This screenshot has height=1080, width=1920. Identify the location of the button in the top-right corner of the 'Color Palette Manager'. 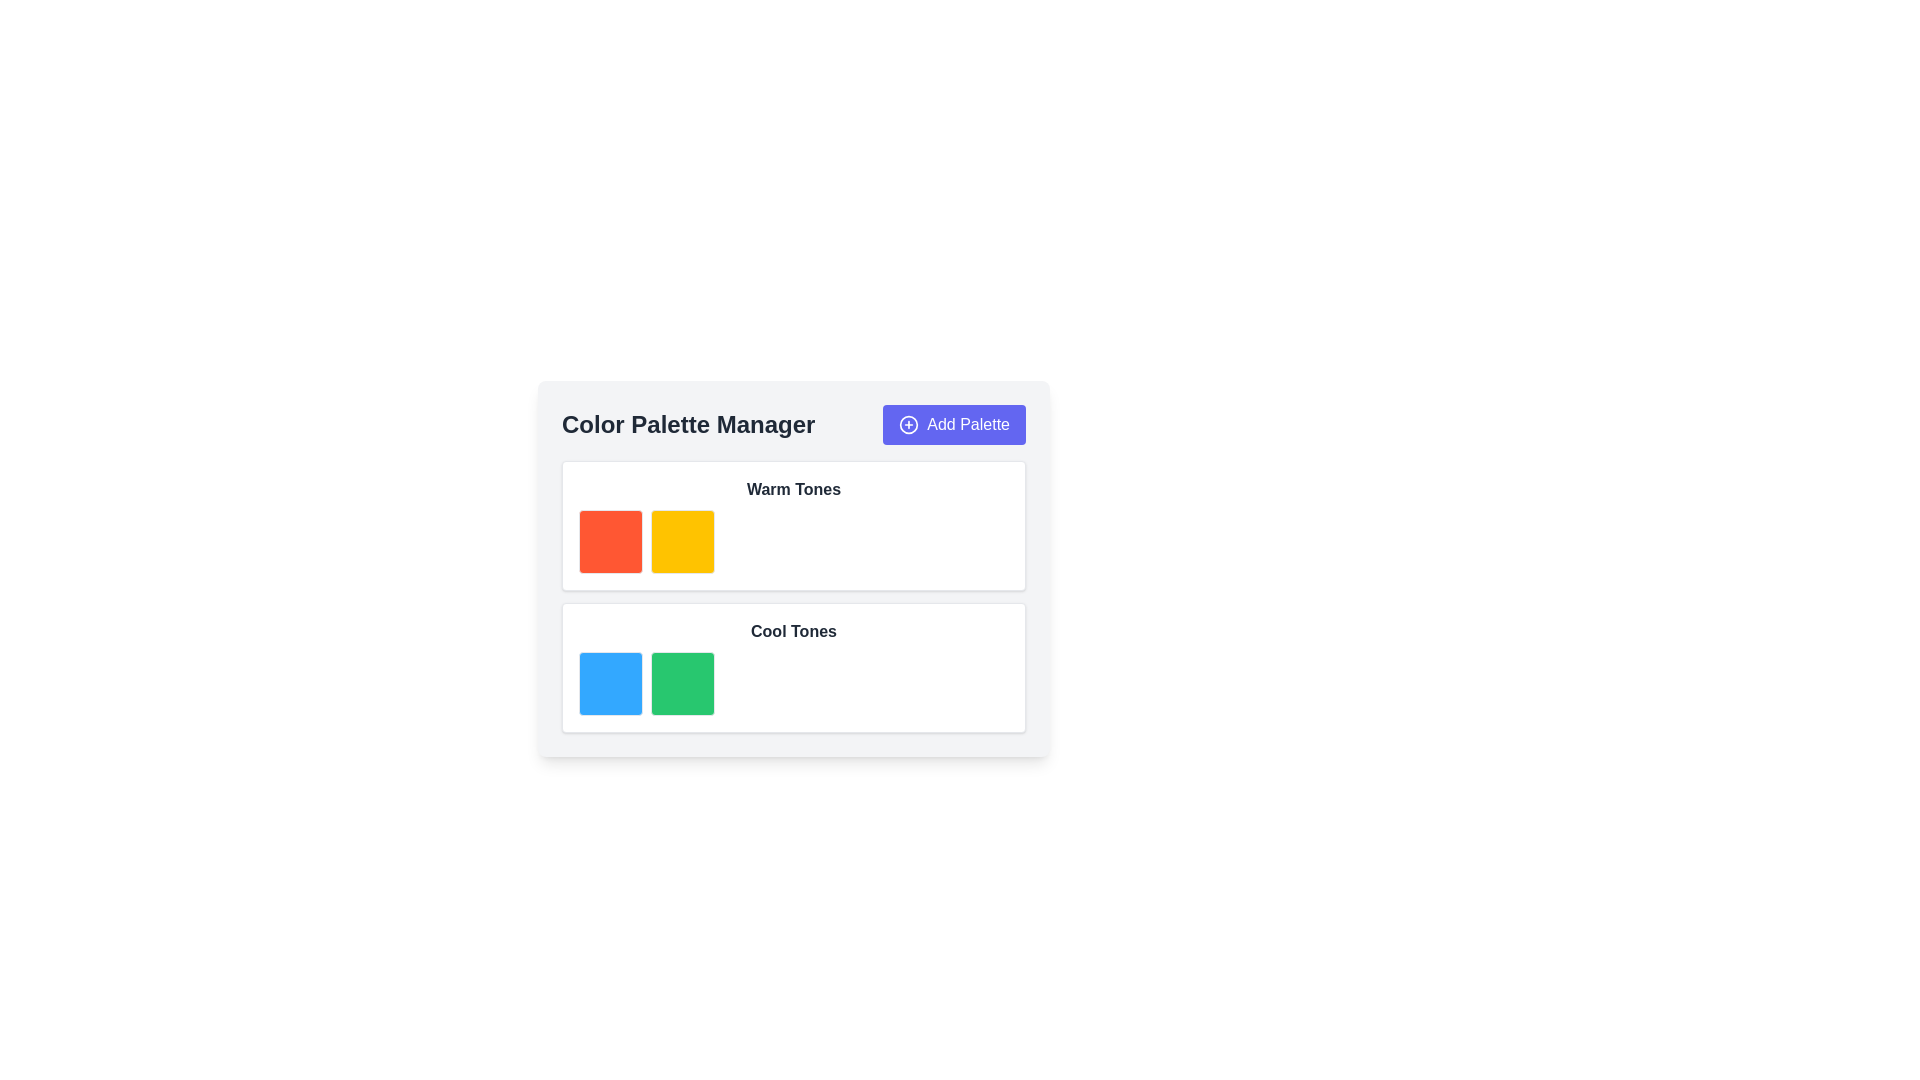
(953, 423).